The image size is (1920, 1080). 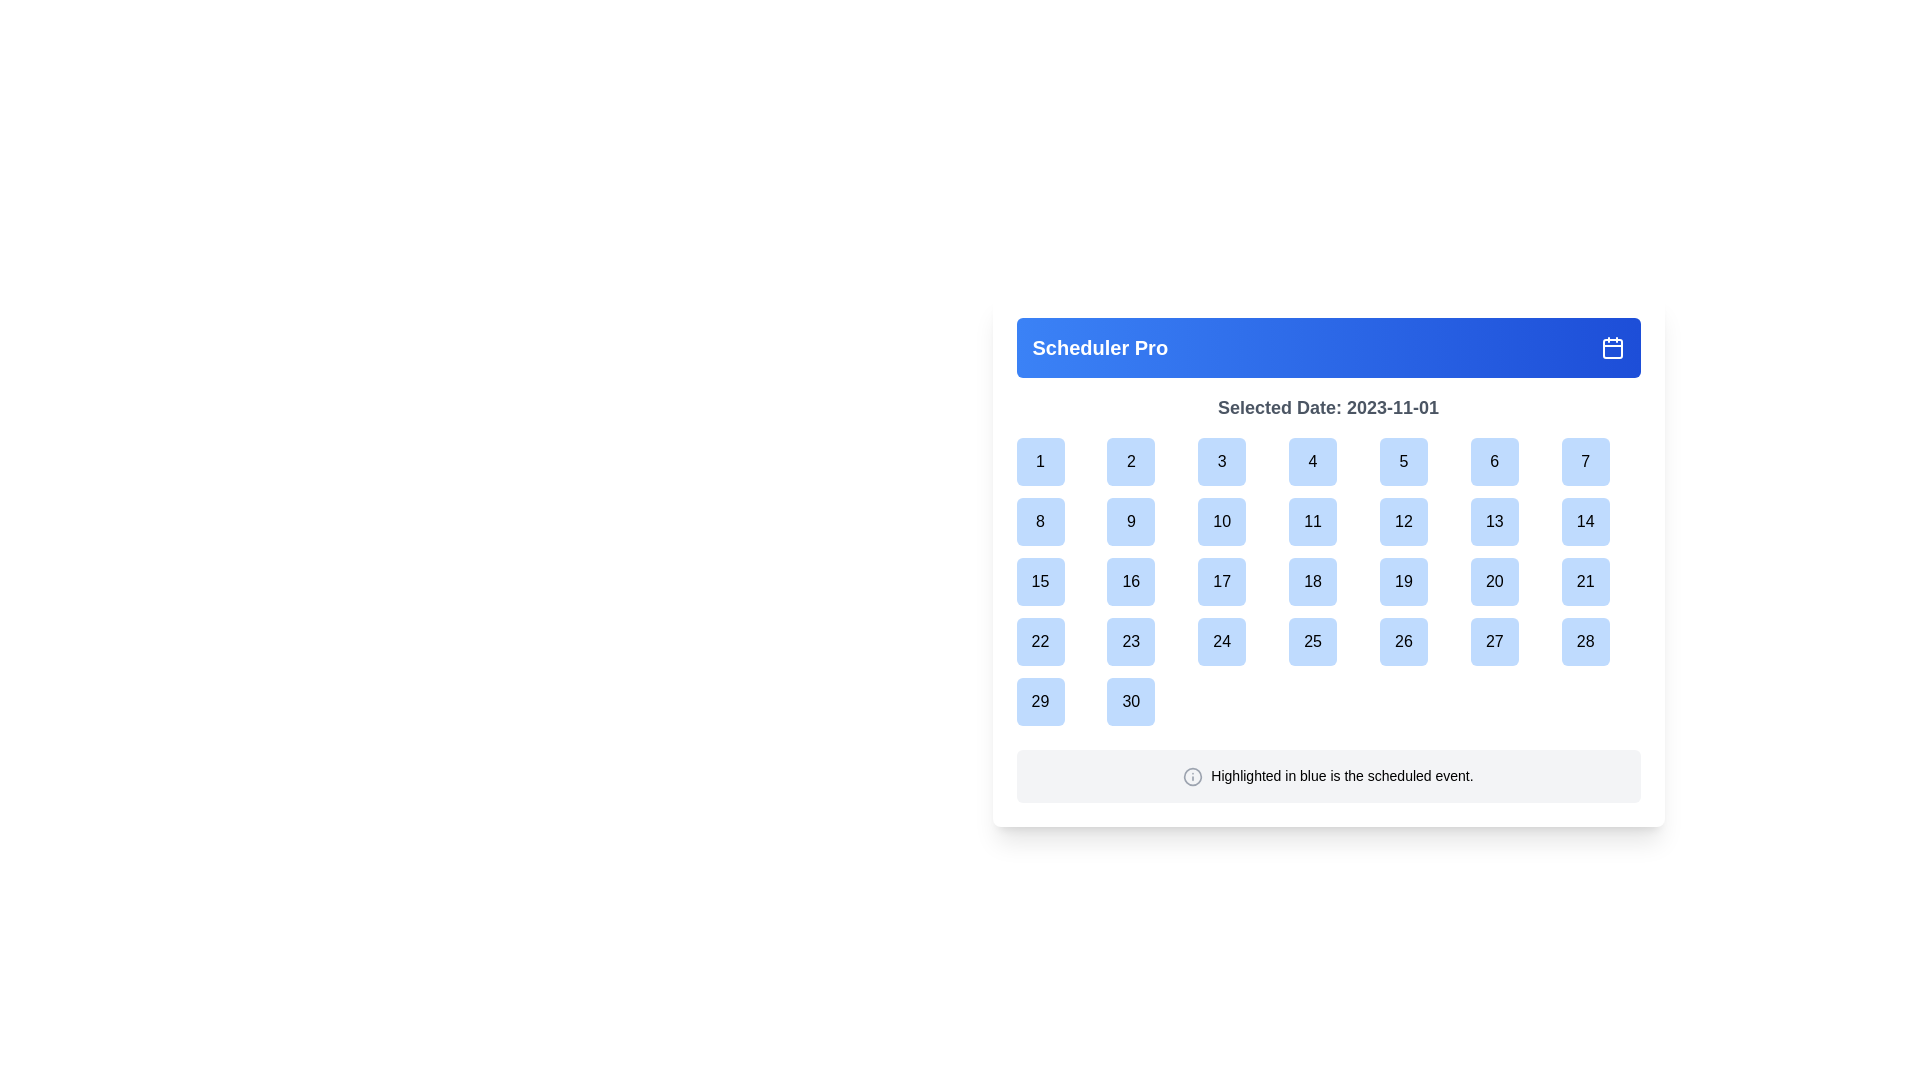 What do you see at coordinates (1040, 641) in the screenshot?
I see `the squared button with a light blue background and the number '22' displayed in black font` at bounding box center [1040, 641].